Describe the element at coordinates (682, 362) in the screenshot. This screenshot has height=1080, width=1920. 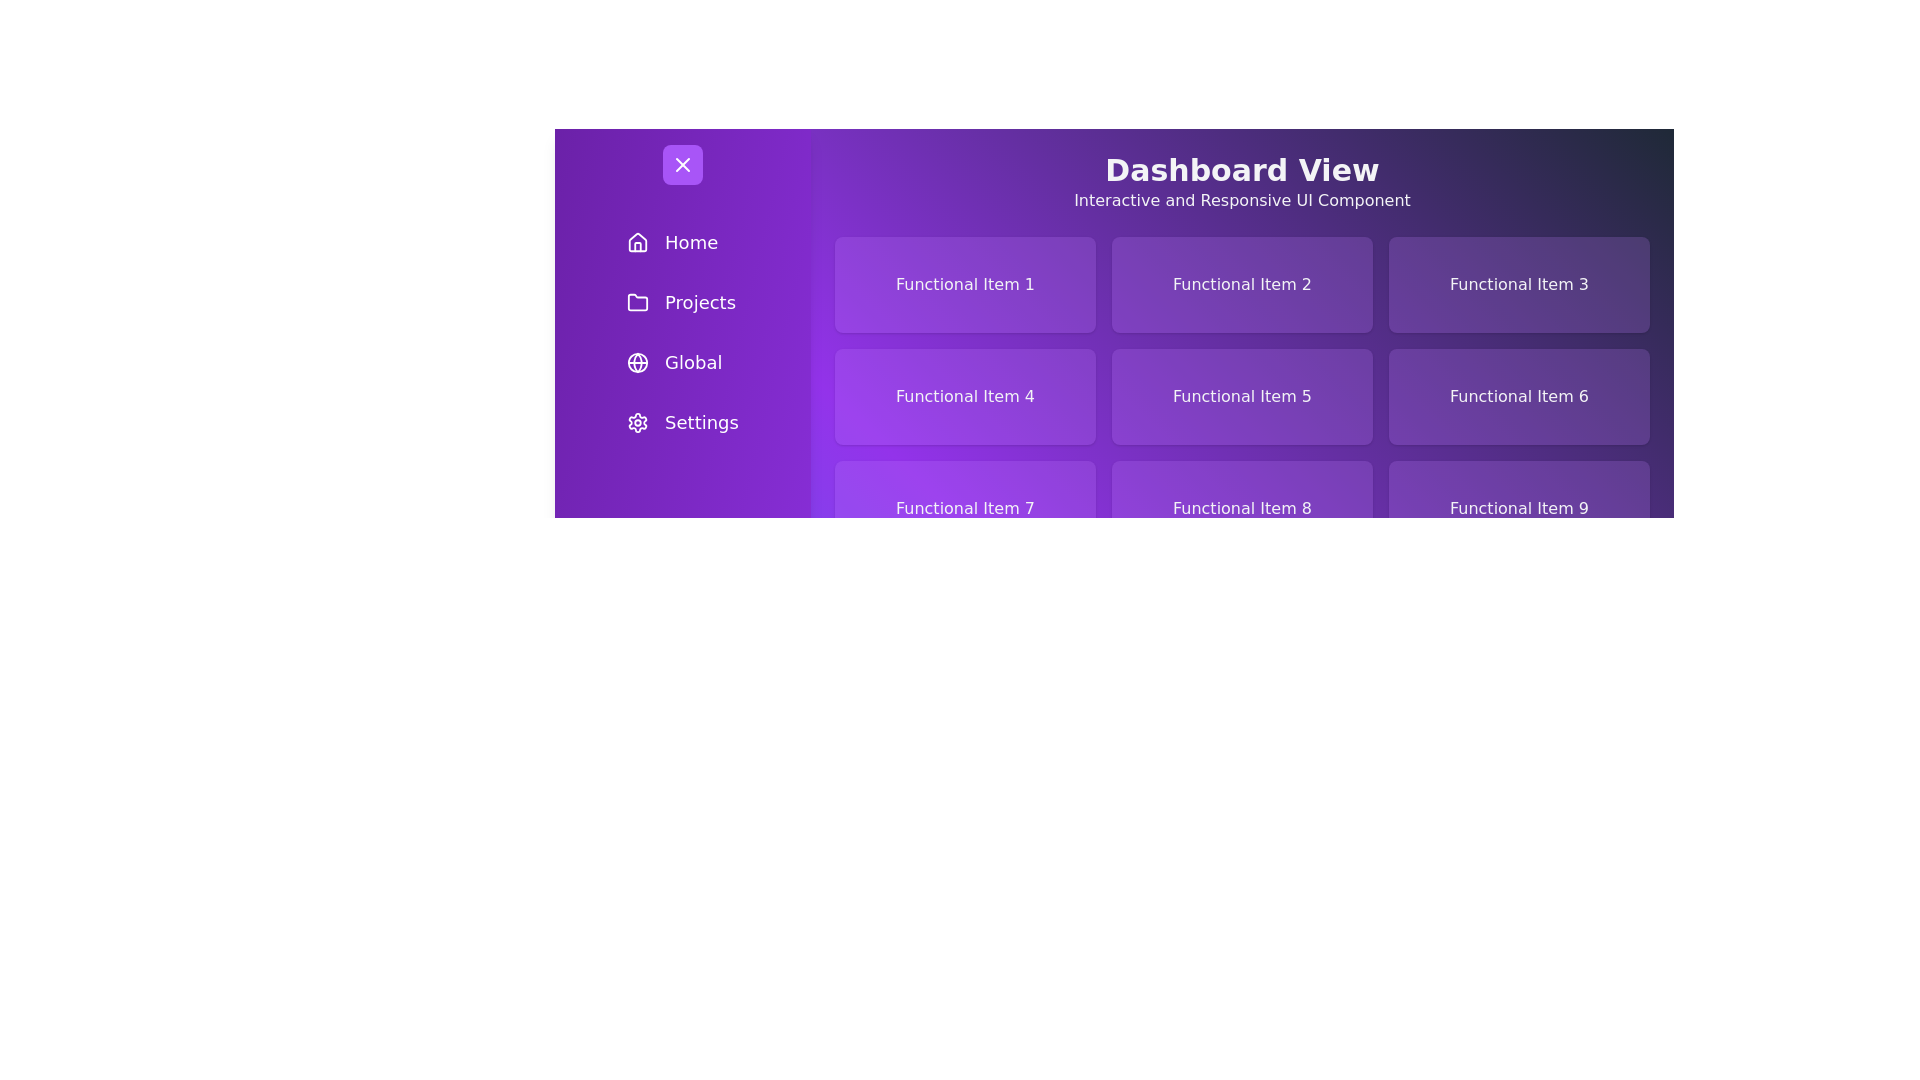
I see `the menu item labeled 'Global' to observe its hover effect` at that location.